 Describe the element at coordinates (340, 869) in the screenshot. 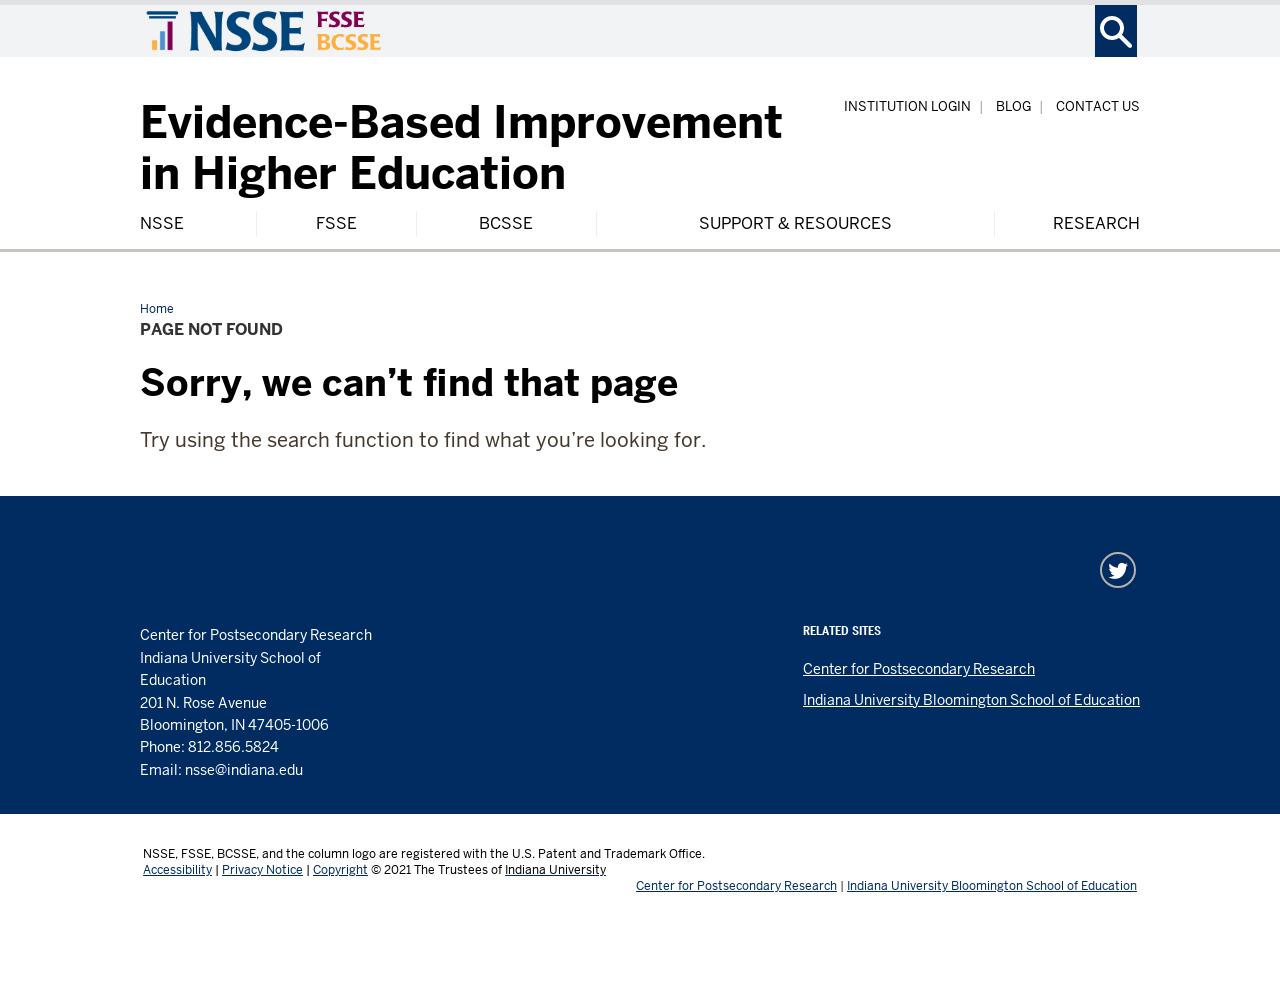

I see `'Copyright'` at that location.